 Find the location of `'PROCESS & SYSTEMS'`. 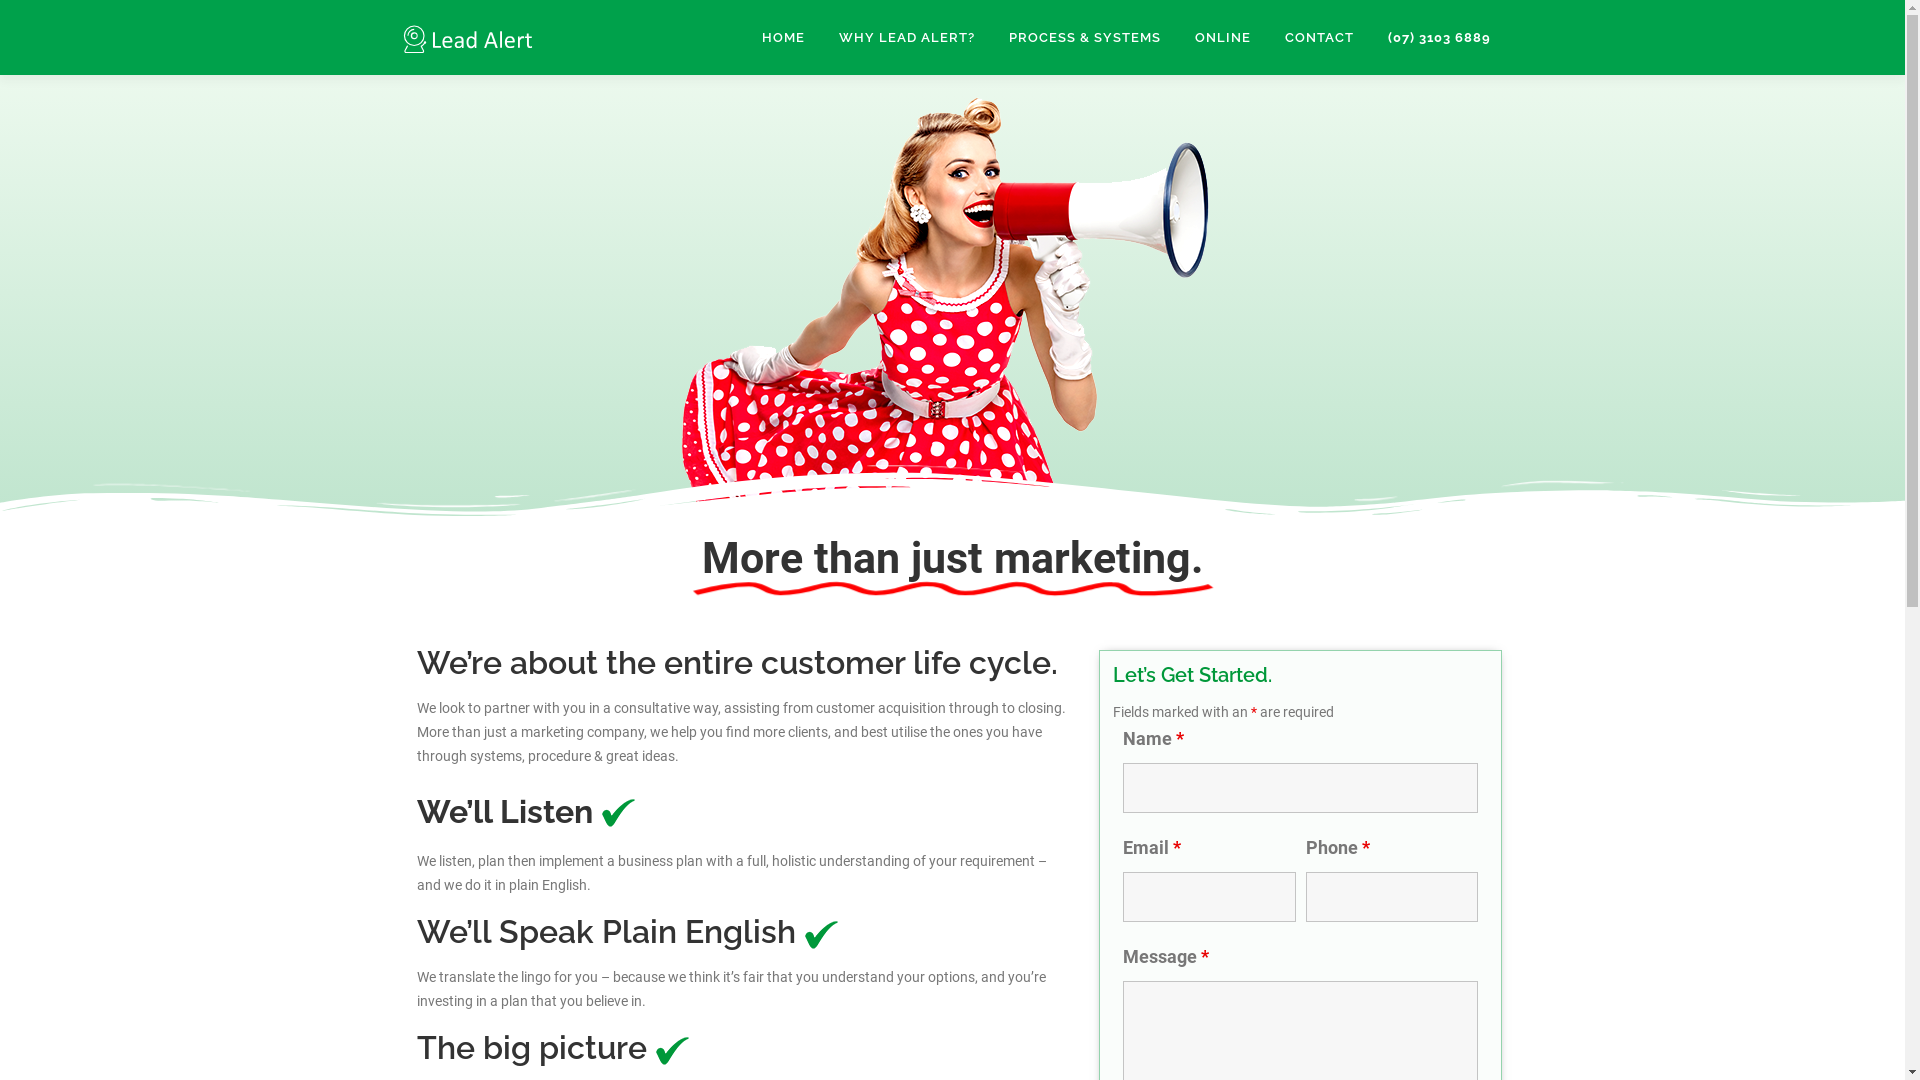

'PROCESS & SYSTEMS' is located at coordinates (1083, 37).